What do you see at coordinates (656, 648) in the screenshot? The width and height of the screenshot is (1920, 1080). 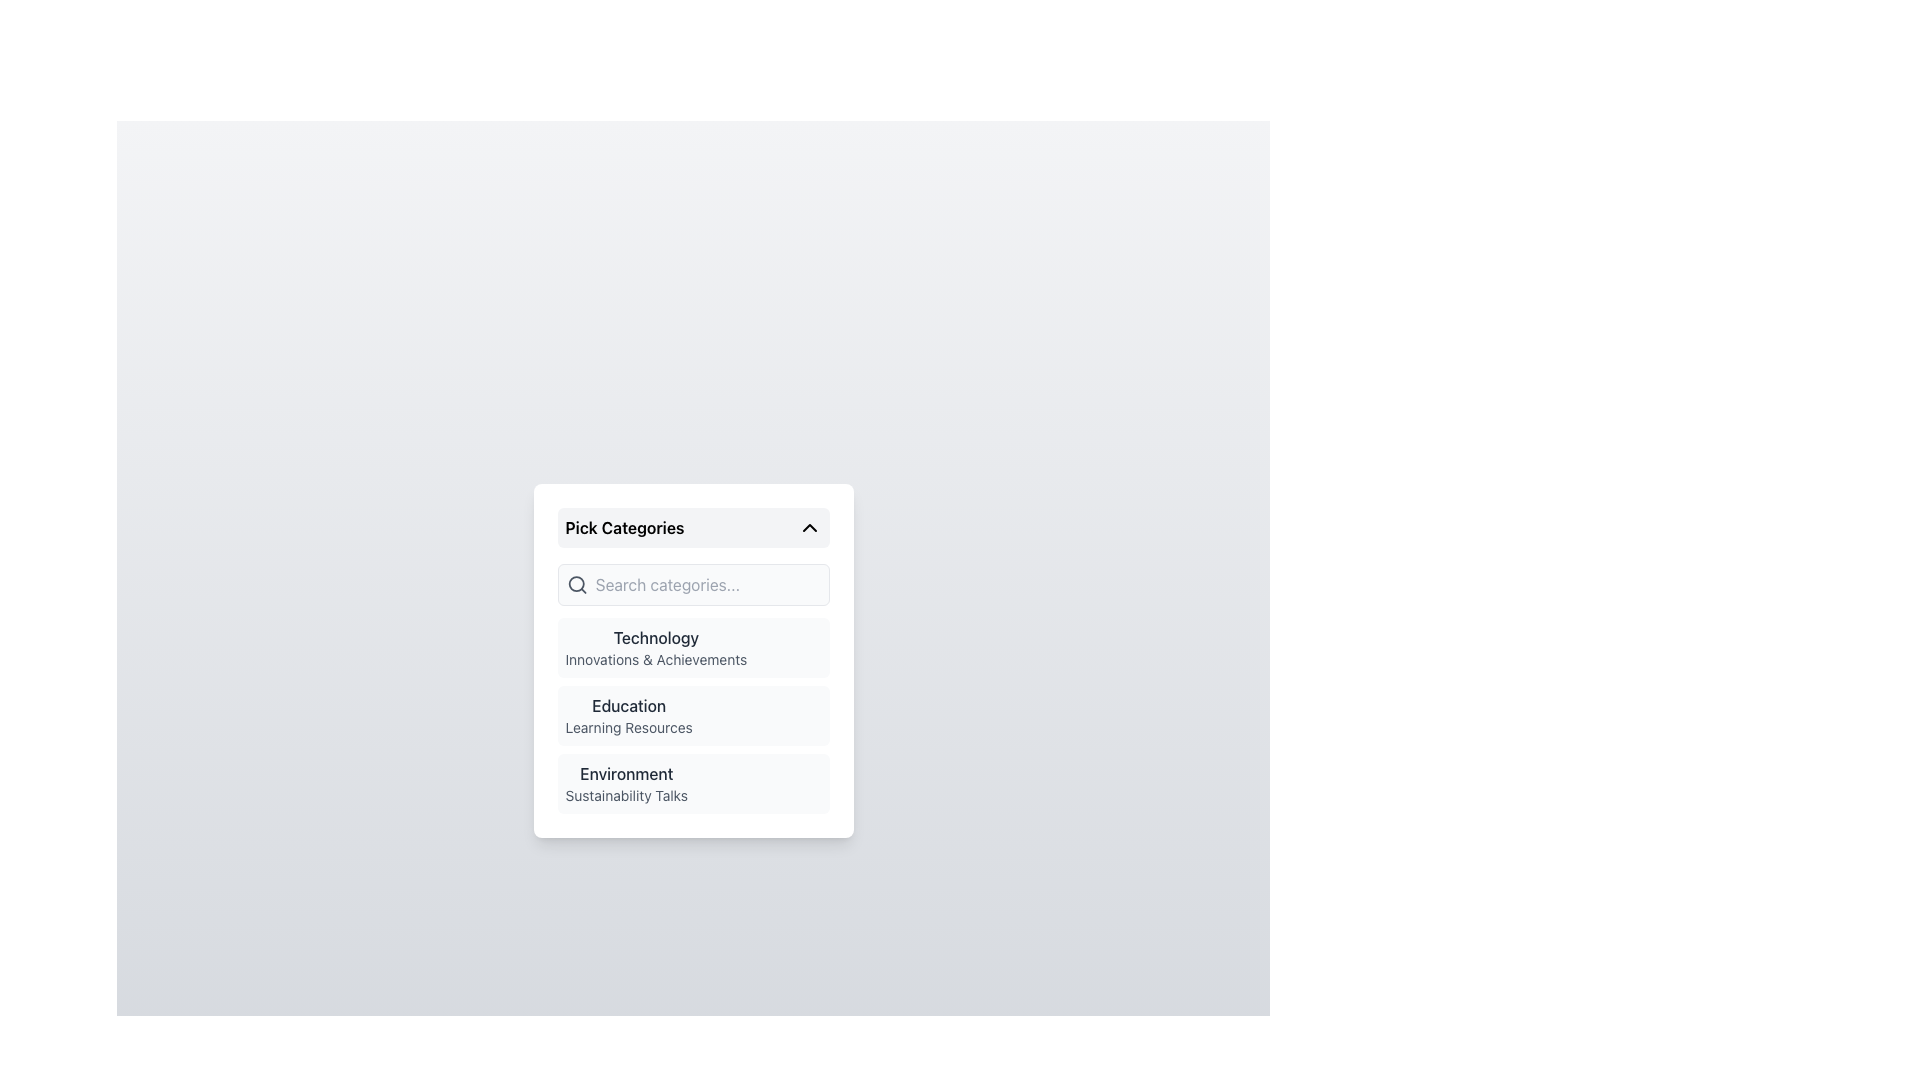 I see `the 'Technology' category label in the vertical list` at bounding box center [656, 648].